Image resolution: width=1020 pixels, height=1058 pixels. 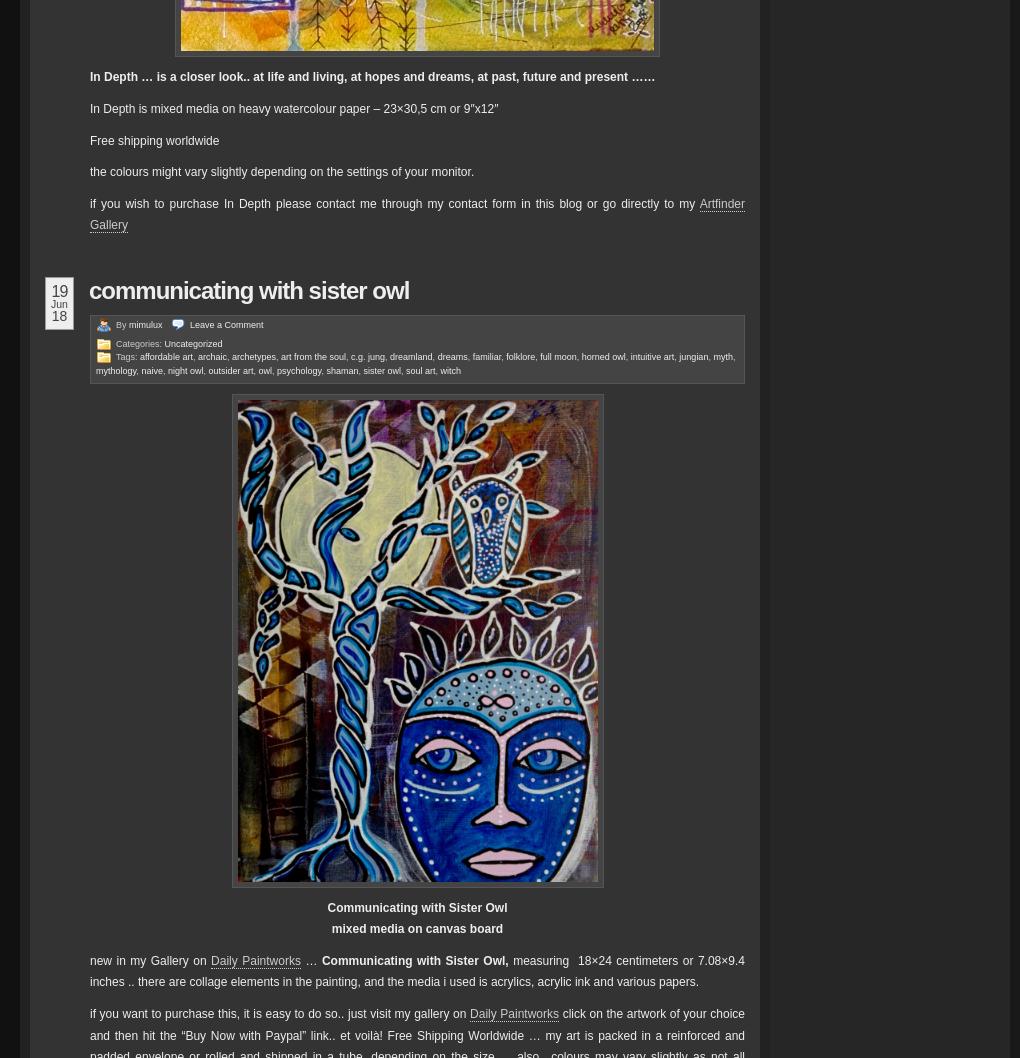 I want to click on 'intuitive art', so click(x=628, y=356).